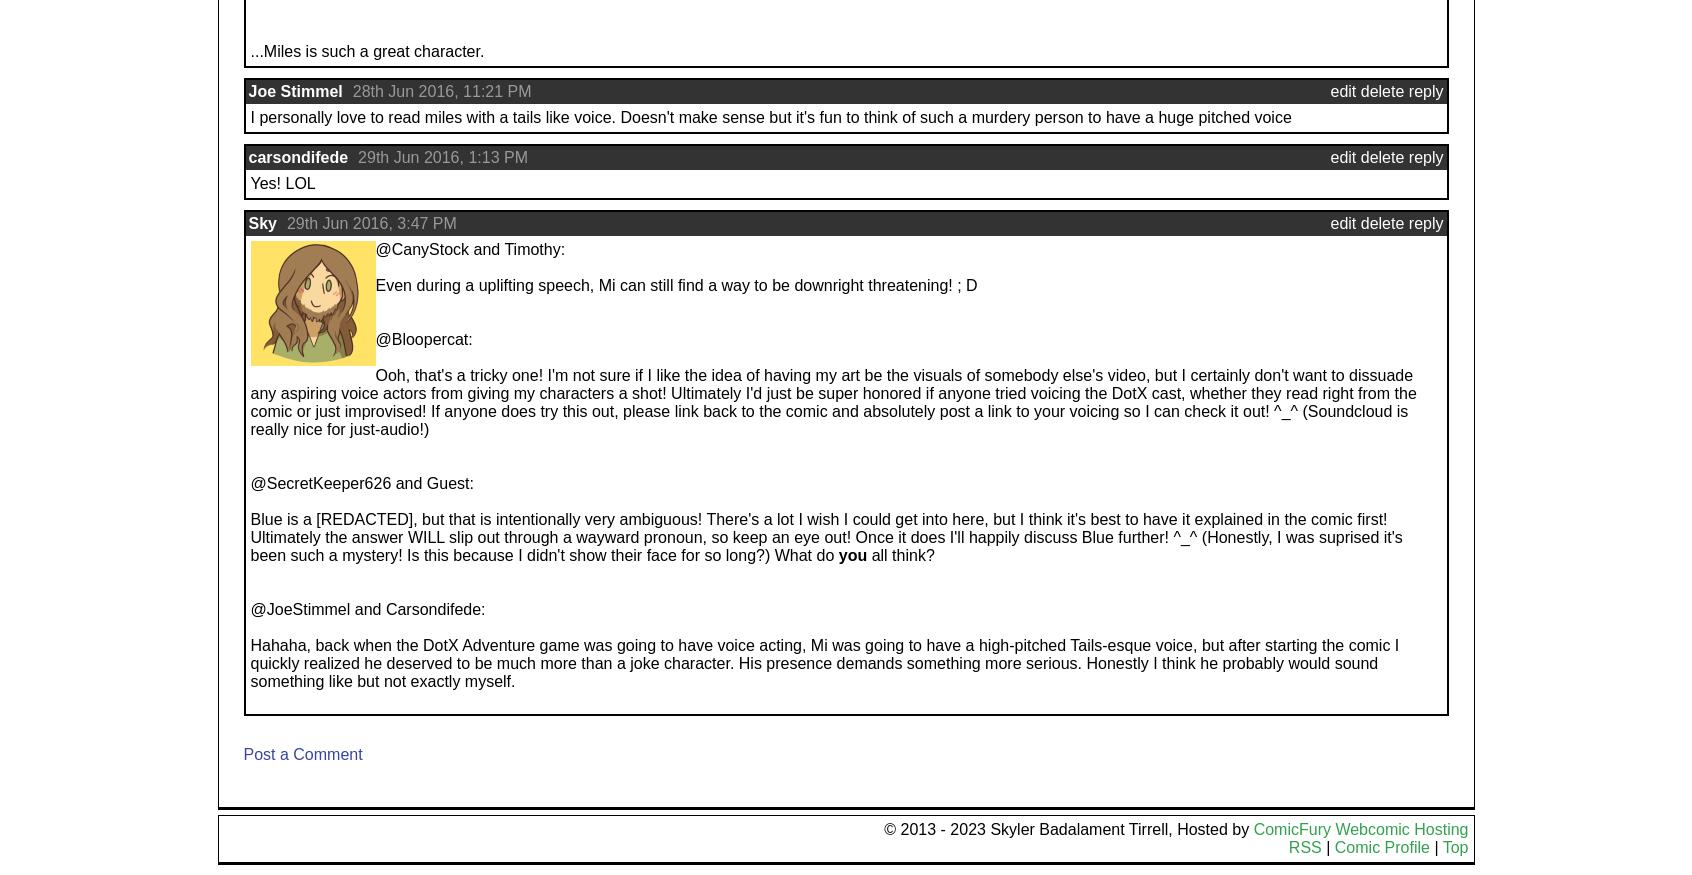 This screenshot has height=875, width=1692. I want to click on '@JoeStimmel and Carsondifede:', so click(250, 609).